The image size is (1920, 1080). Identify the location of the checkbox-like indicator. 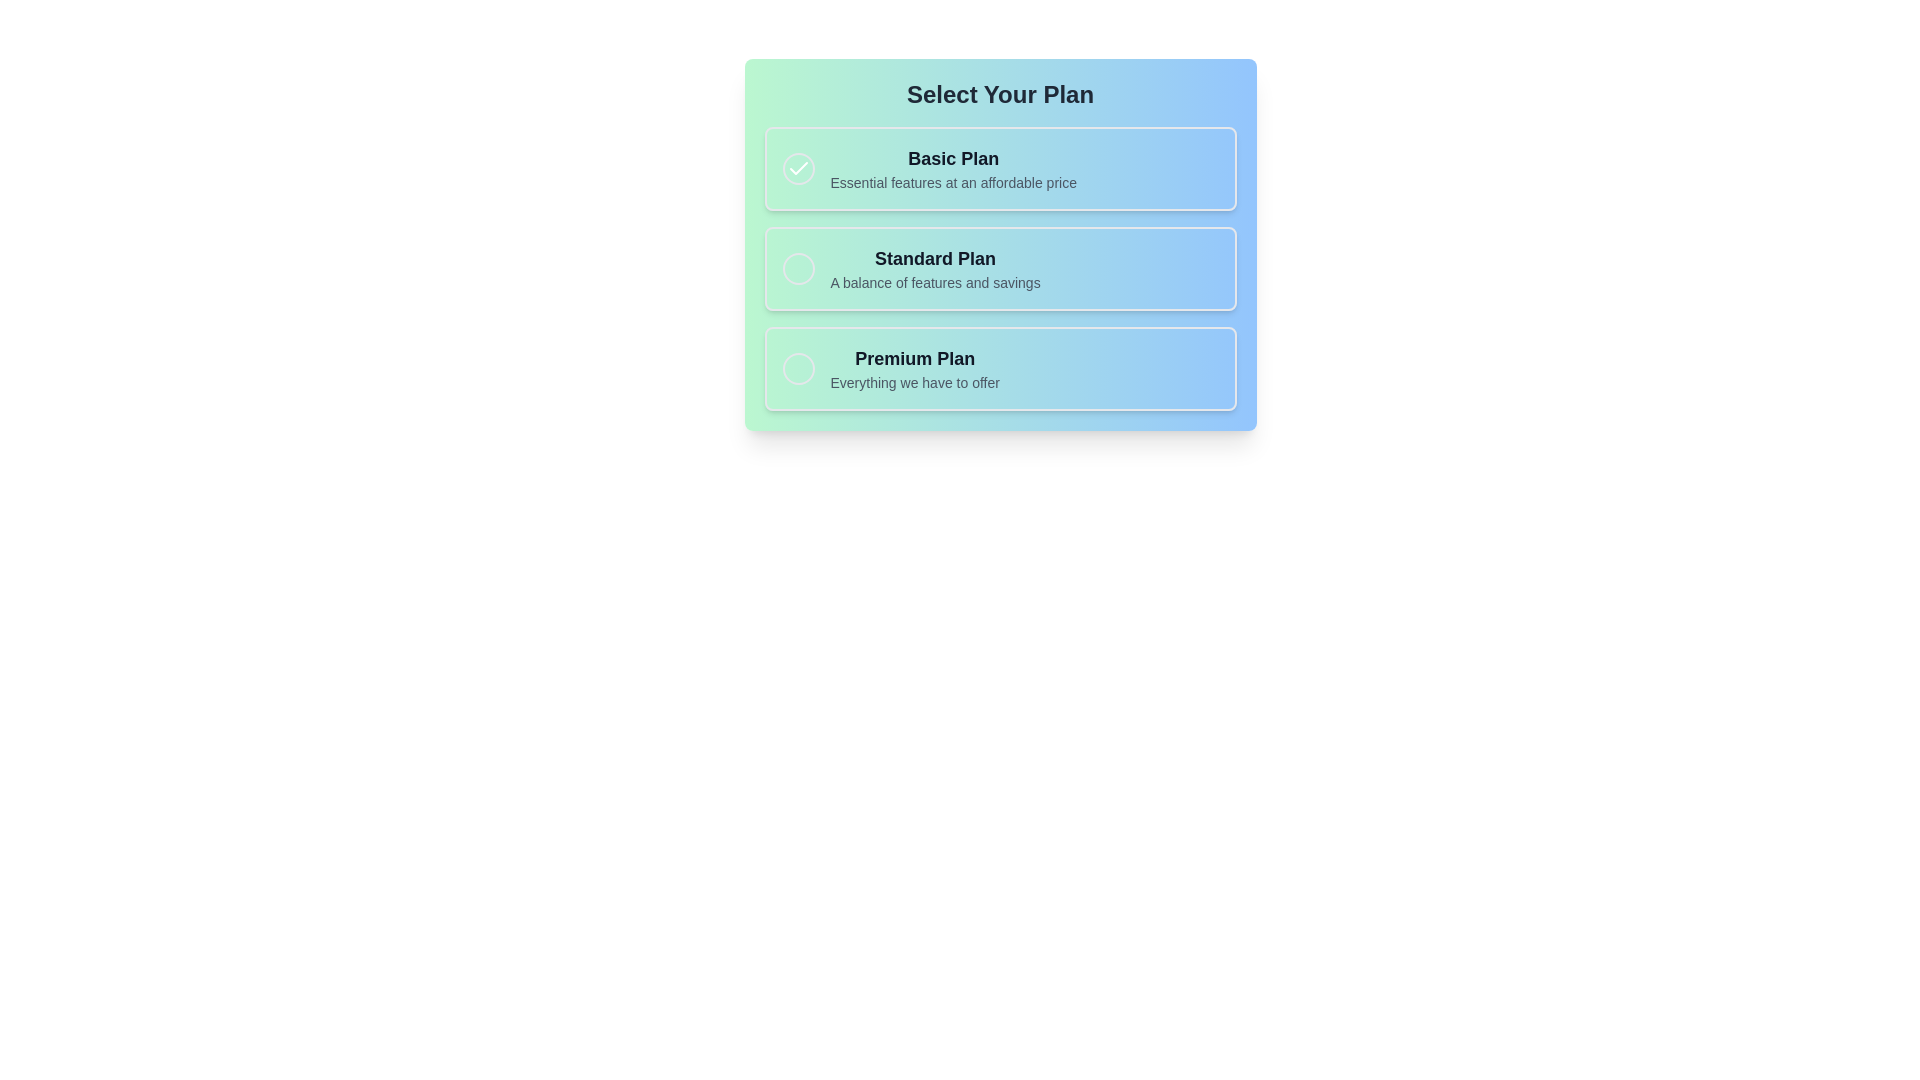
(797, 168).